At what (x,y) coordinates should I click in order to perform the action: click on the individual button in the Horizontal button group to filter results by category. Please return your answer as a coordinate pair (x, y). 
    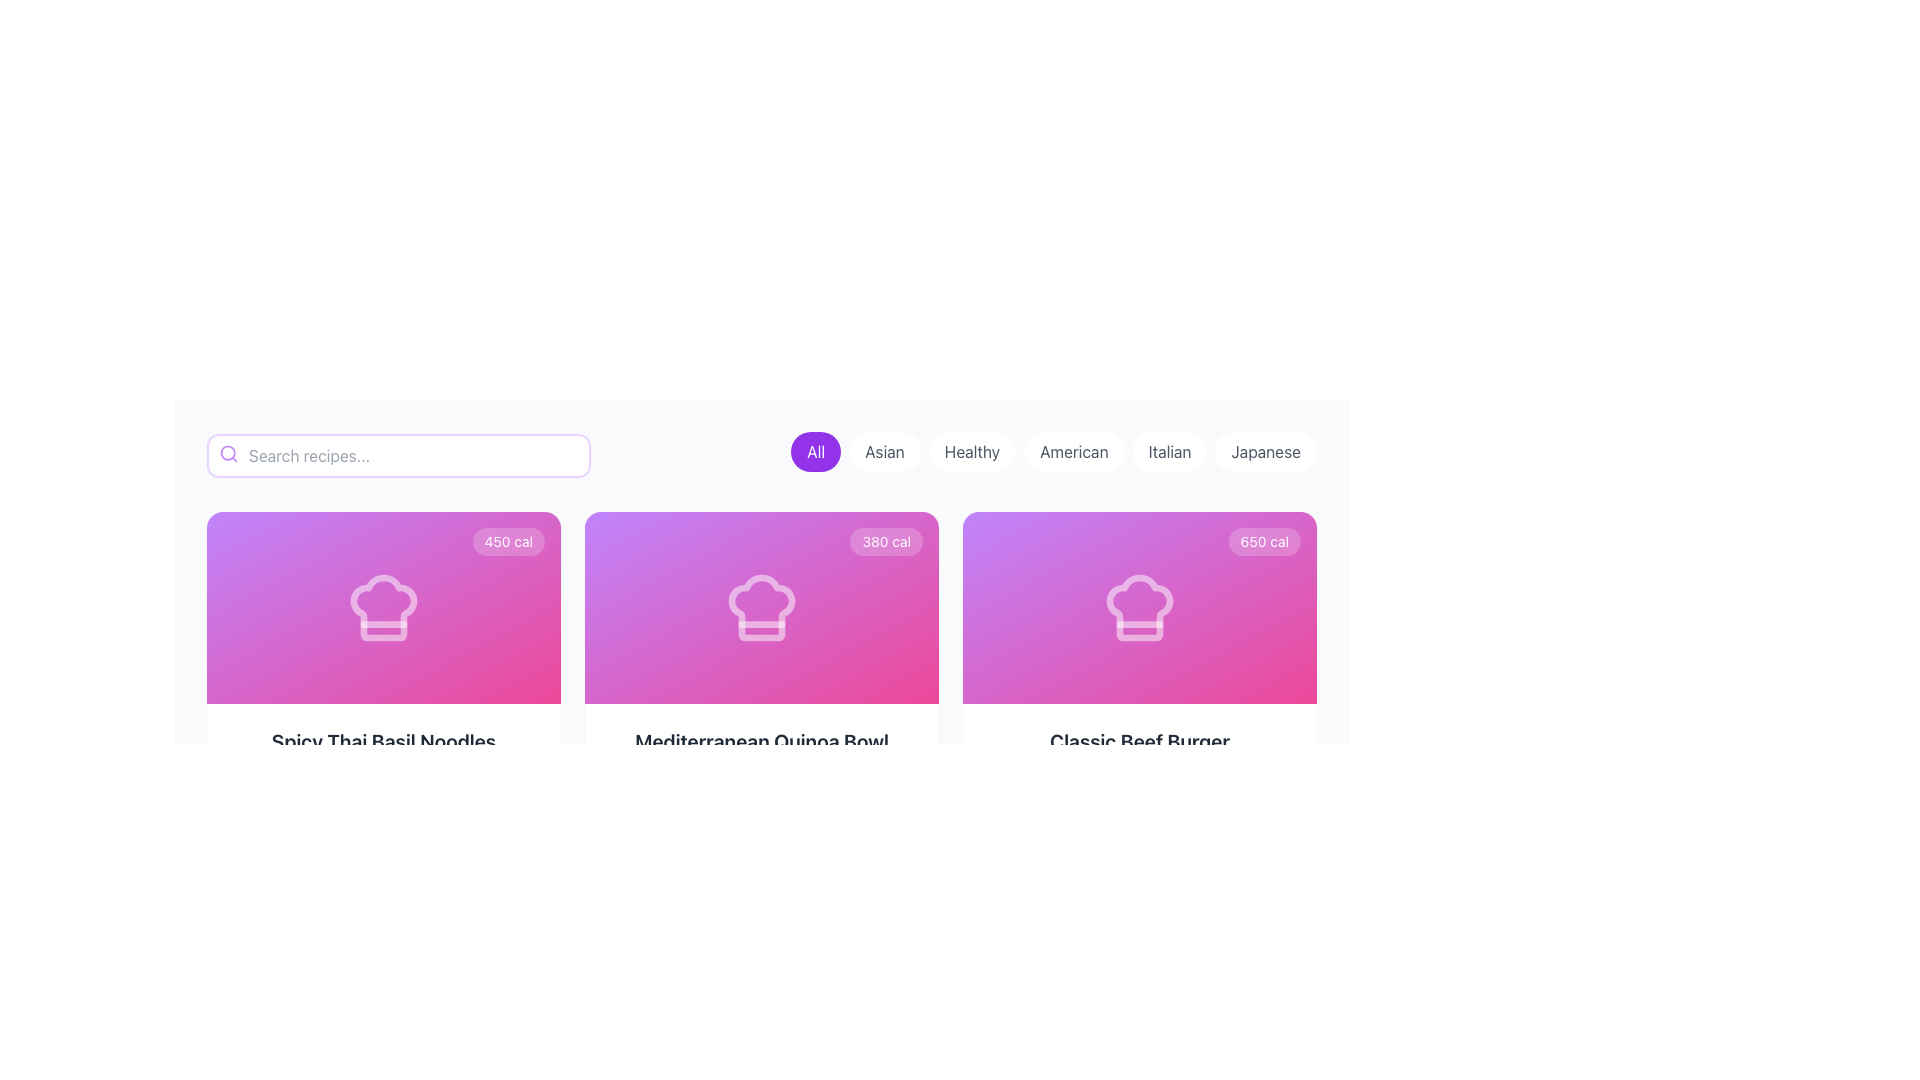
    Looking at the image, I should click on (761, 455).